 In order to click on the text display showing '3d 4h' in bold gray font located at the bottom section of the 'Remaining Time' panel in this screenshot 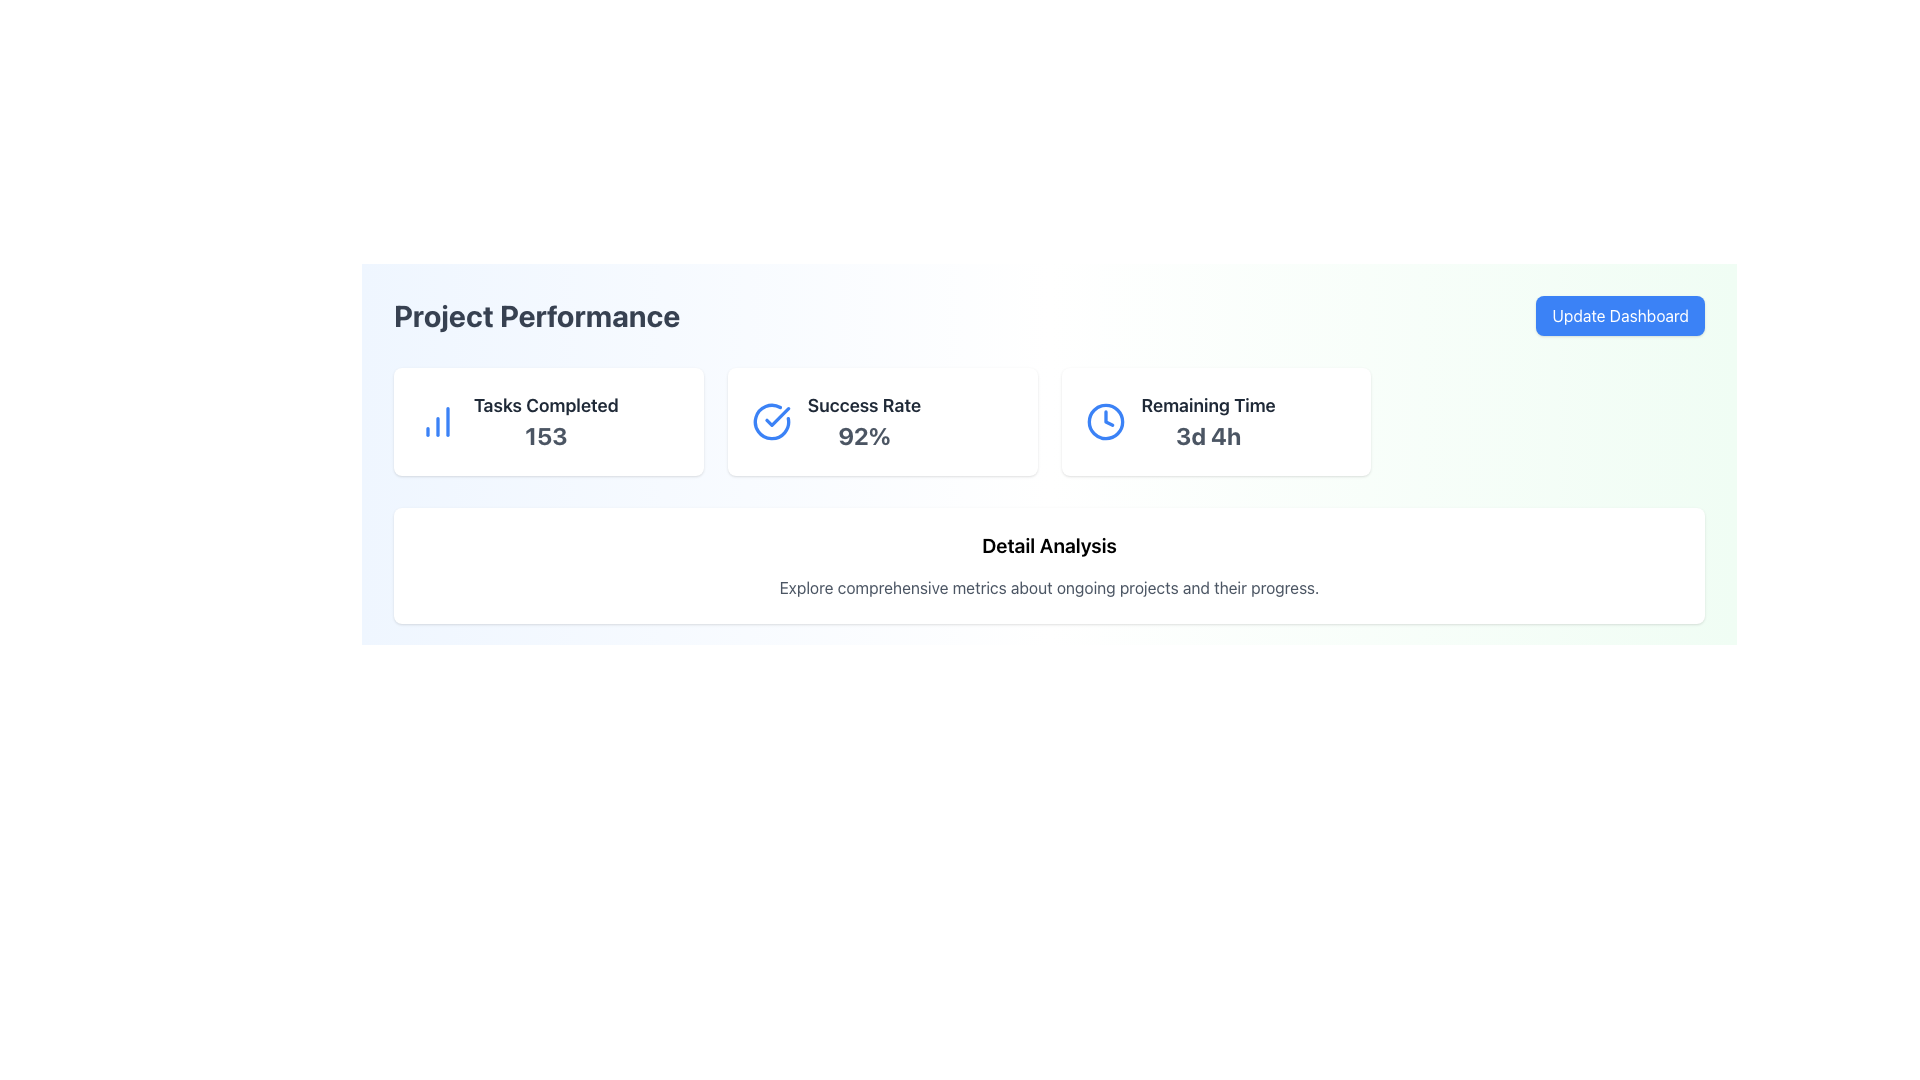, I will do `click(1207, 434)`.